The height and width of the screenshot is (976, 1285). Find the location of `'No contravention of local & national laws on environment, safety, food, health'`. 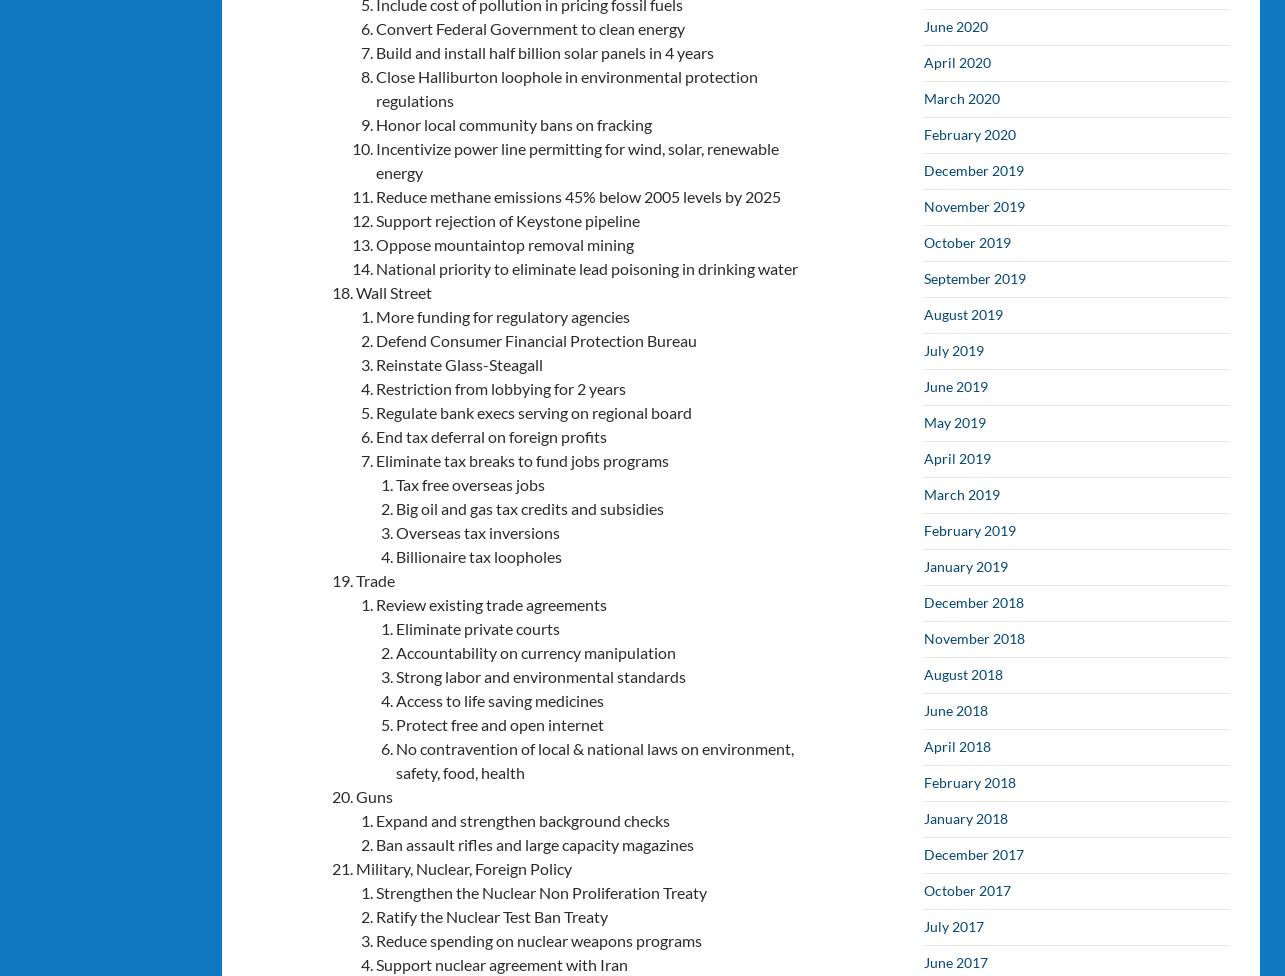

'No contravention of local & national laws on environment, safety, food, health' is located at coordinates (594, 759).